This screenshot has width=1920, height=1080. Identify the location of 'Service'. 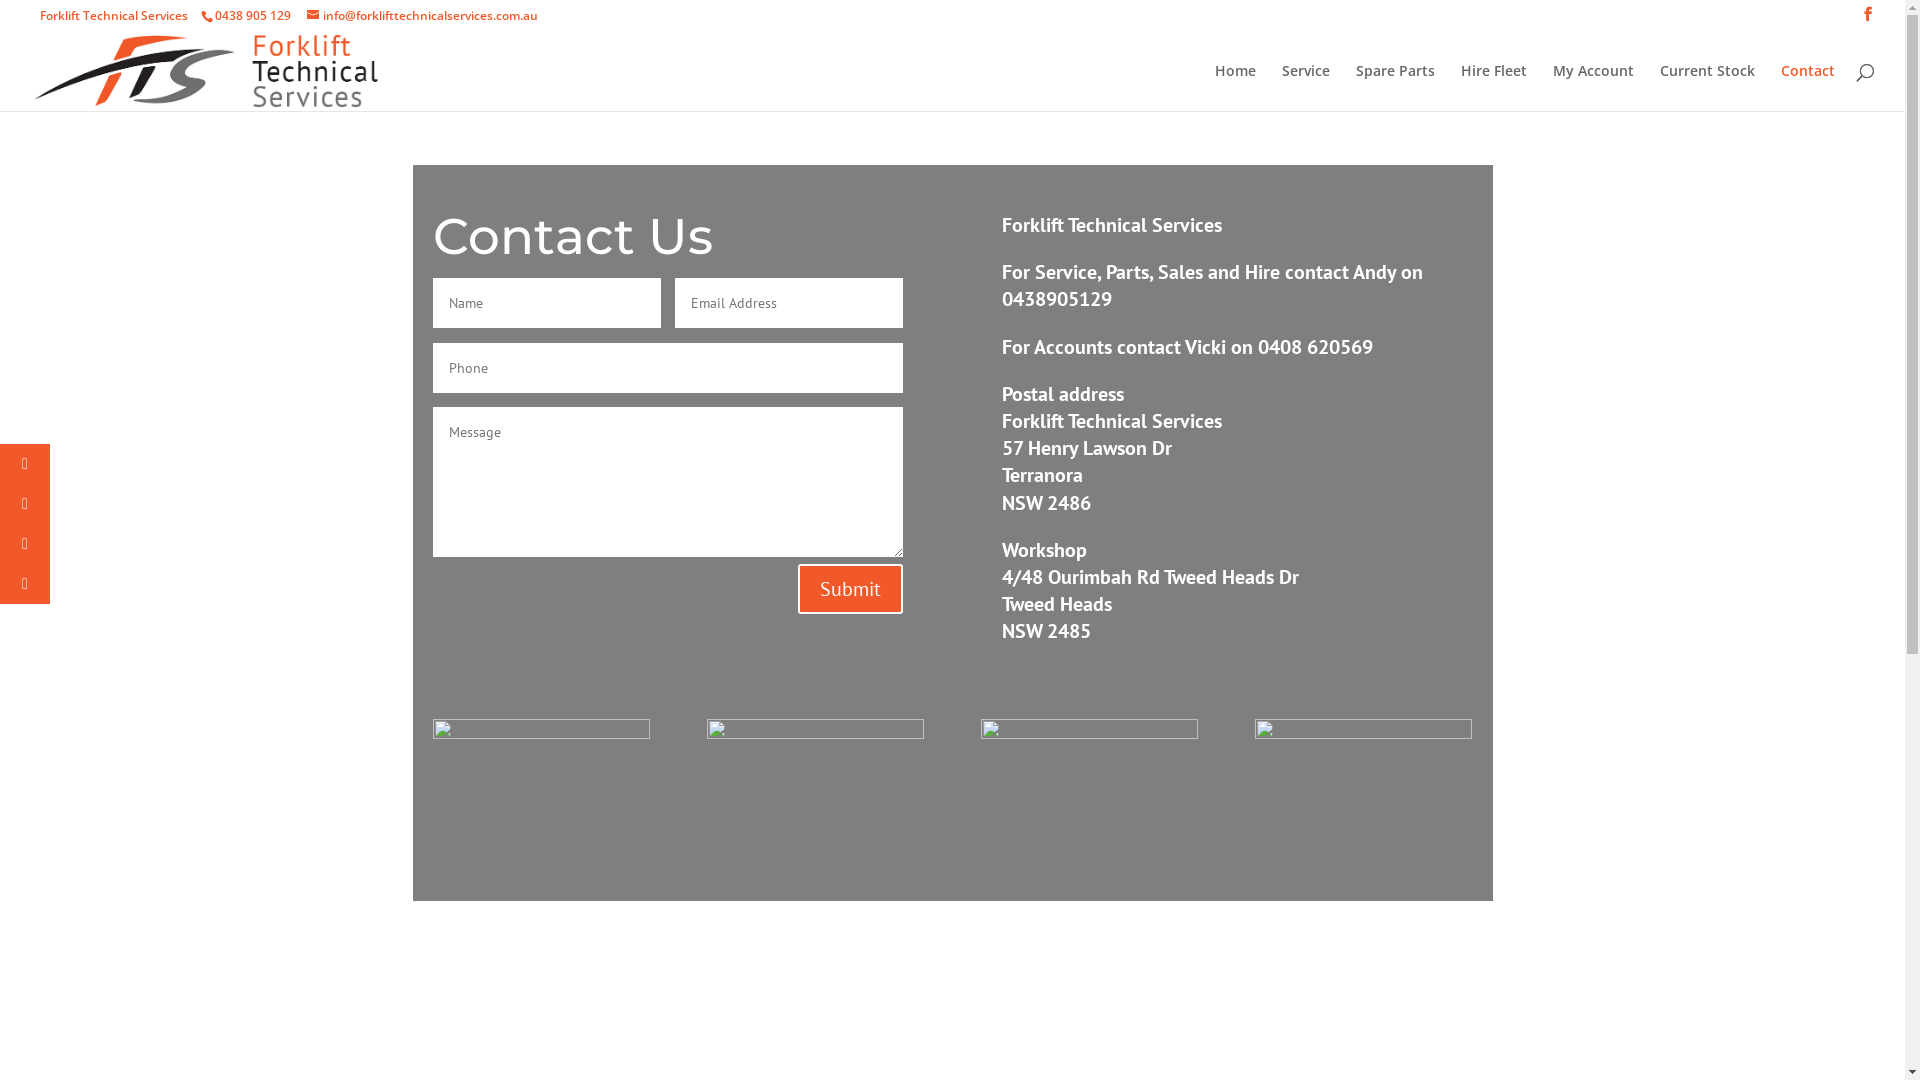
(1305, 86).